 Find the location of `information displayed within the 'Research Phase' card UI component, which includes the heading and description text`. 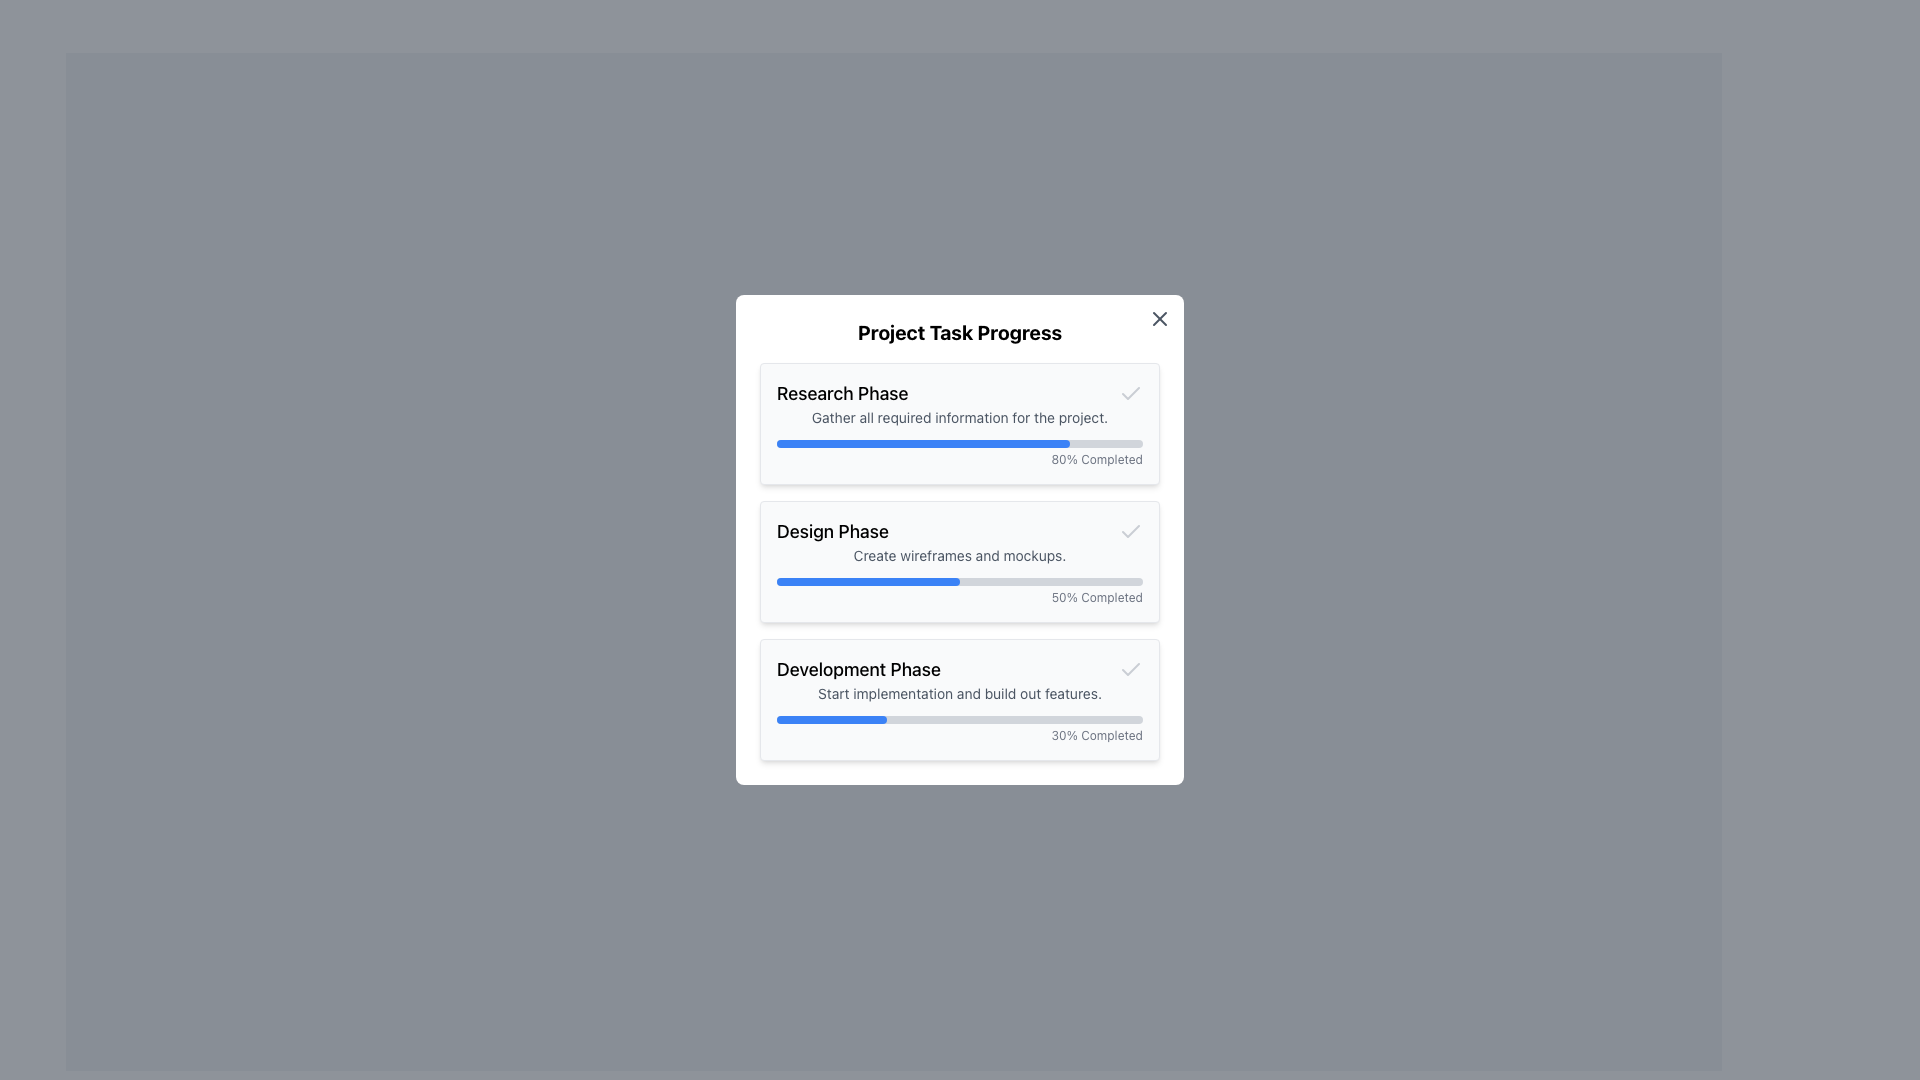

information displayed within the 'Research Phase' card UI component, which includes the heading and description text is located at coordinates (960, 423).